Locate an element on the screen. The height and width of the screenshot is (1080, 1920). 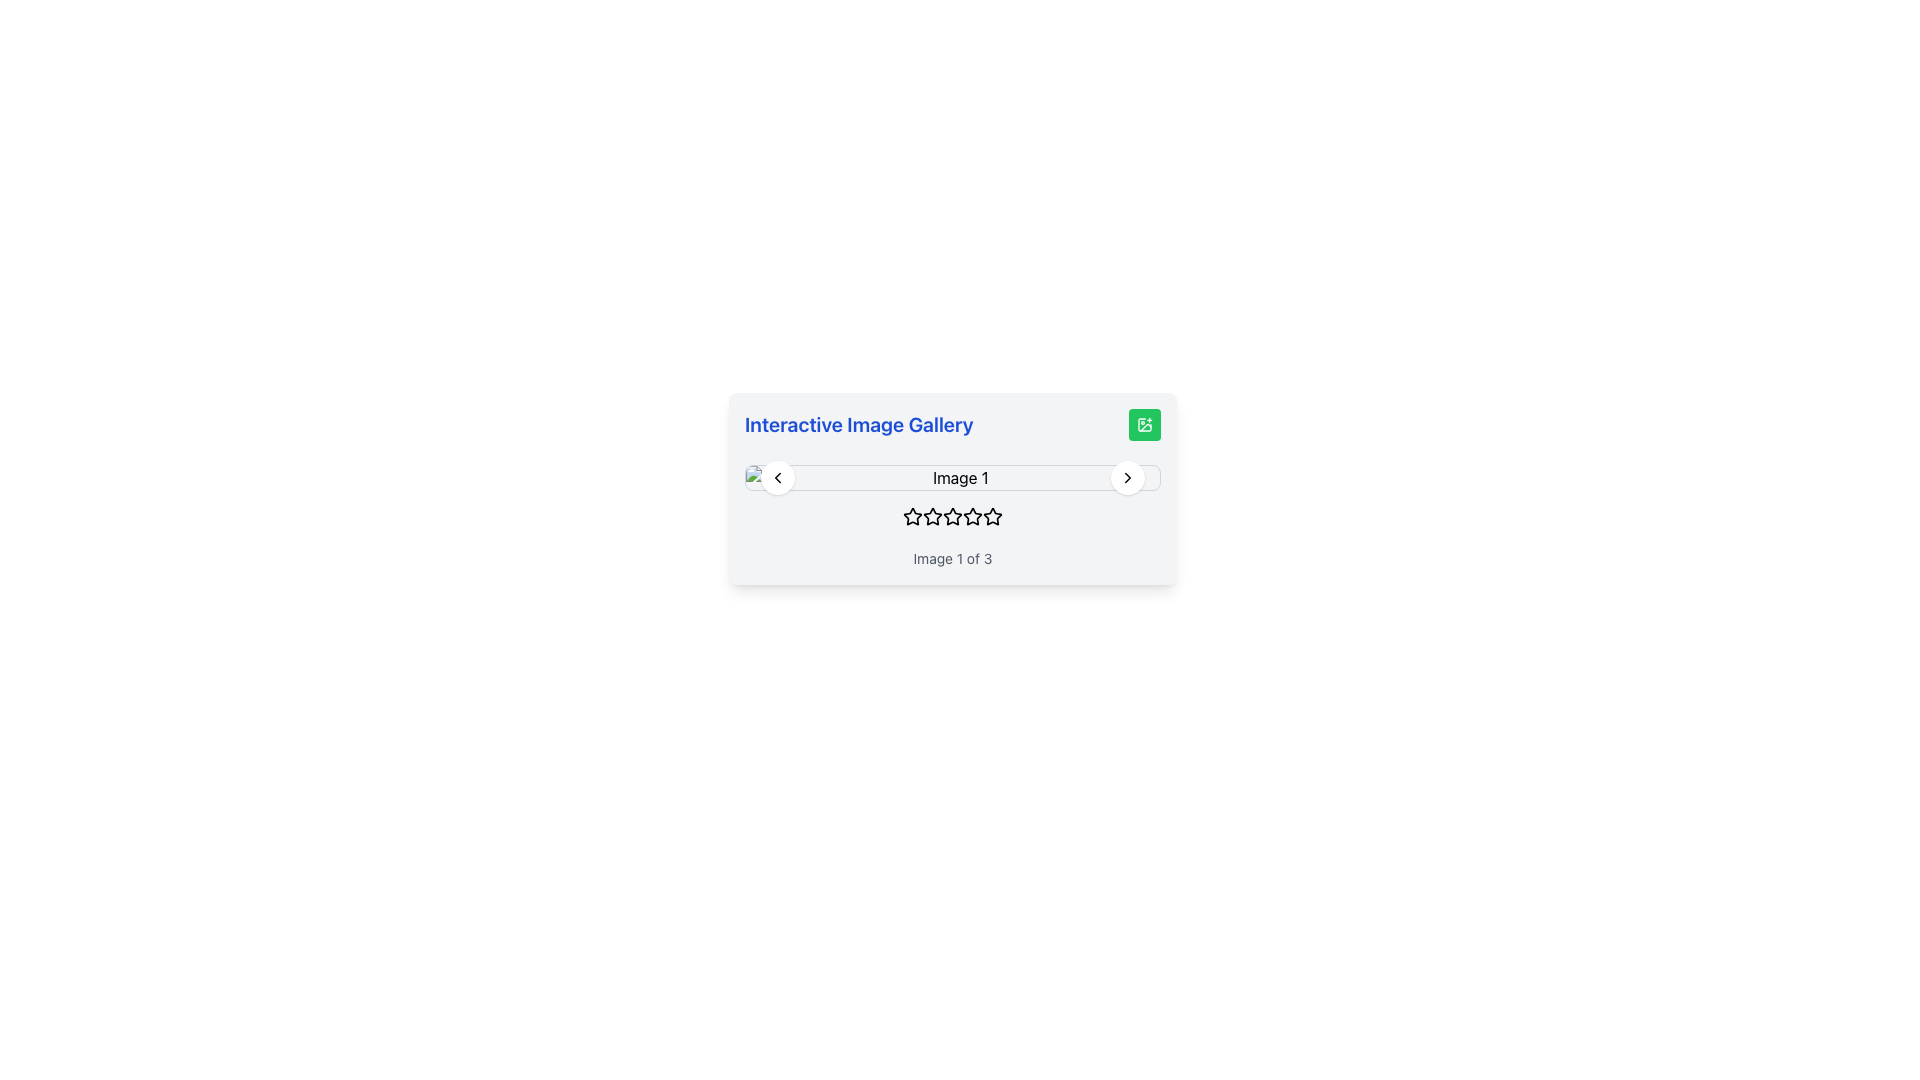
the first star icon in the ratings interface, which is filled with a white background and outlined in black, indicating its inactive state is located at coordinates (911, 515).